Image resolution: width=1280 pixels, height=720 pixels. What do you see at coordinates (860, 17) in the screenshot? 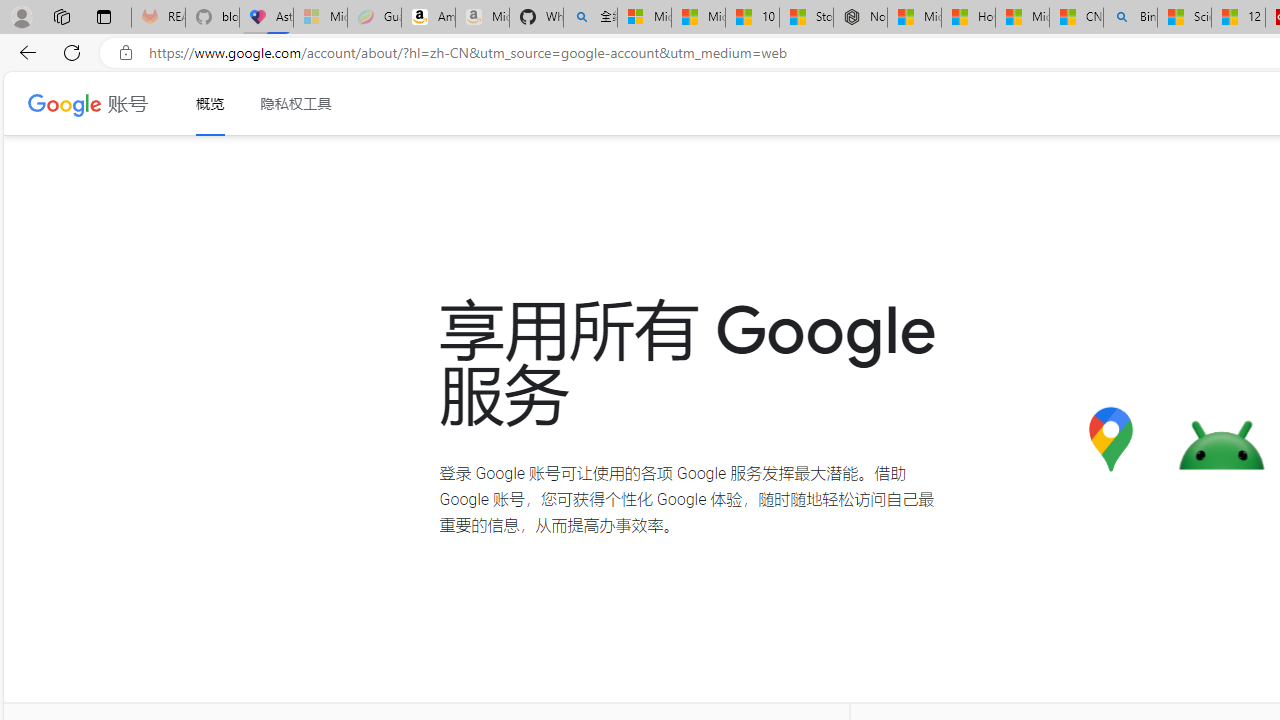
I see `'Nordace - Nordace Siena Is Not An Ordinary Backpack'` at bounding box center [860, 17].